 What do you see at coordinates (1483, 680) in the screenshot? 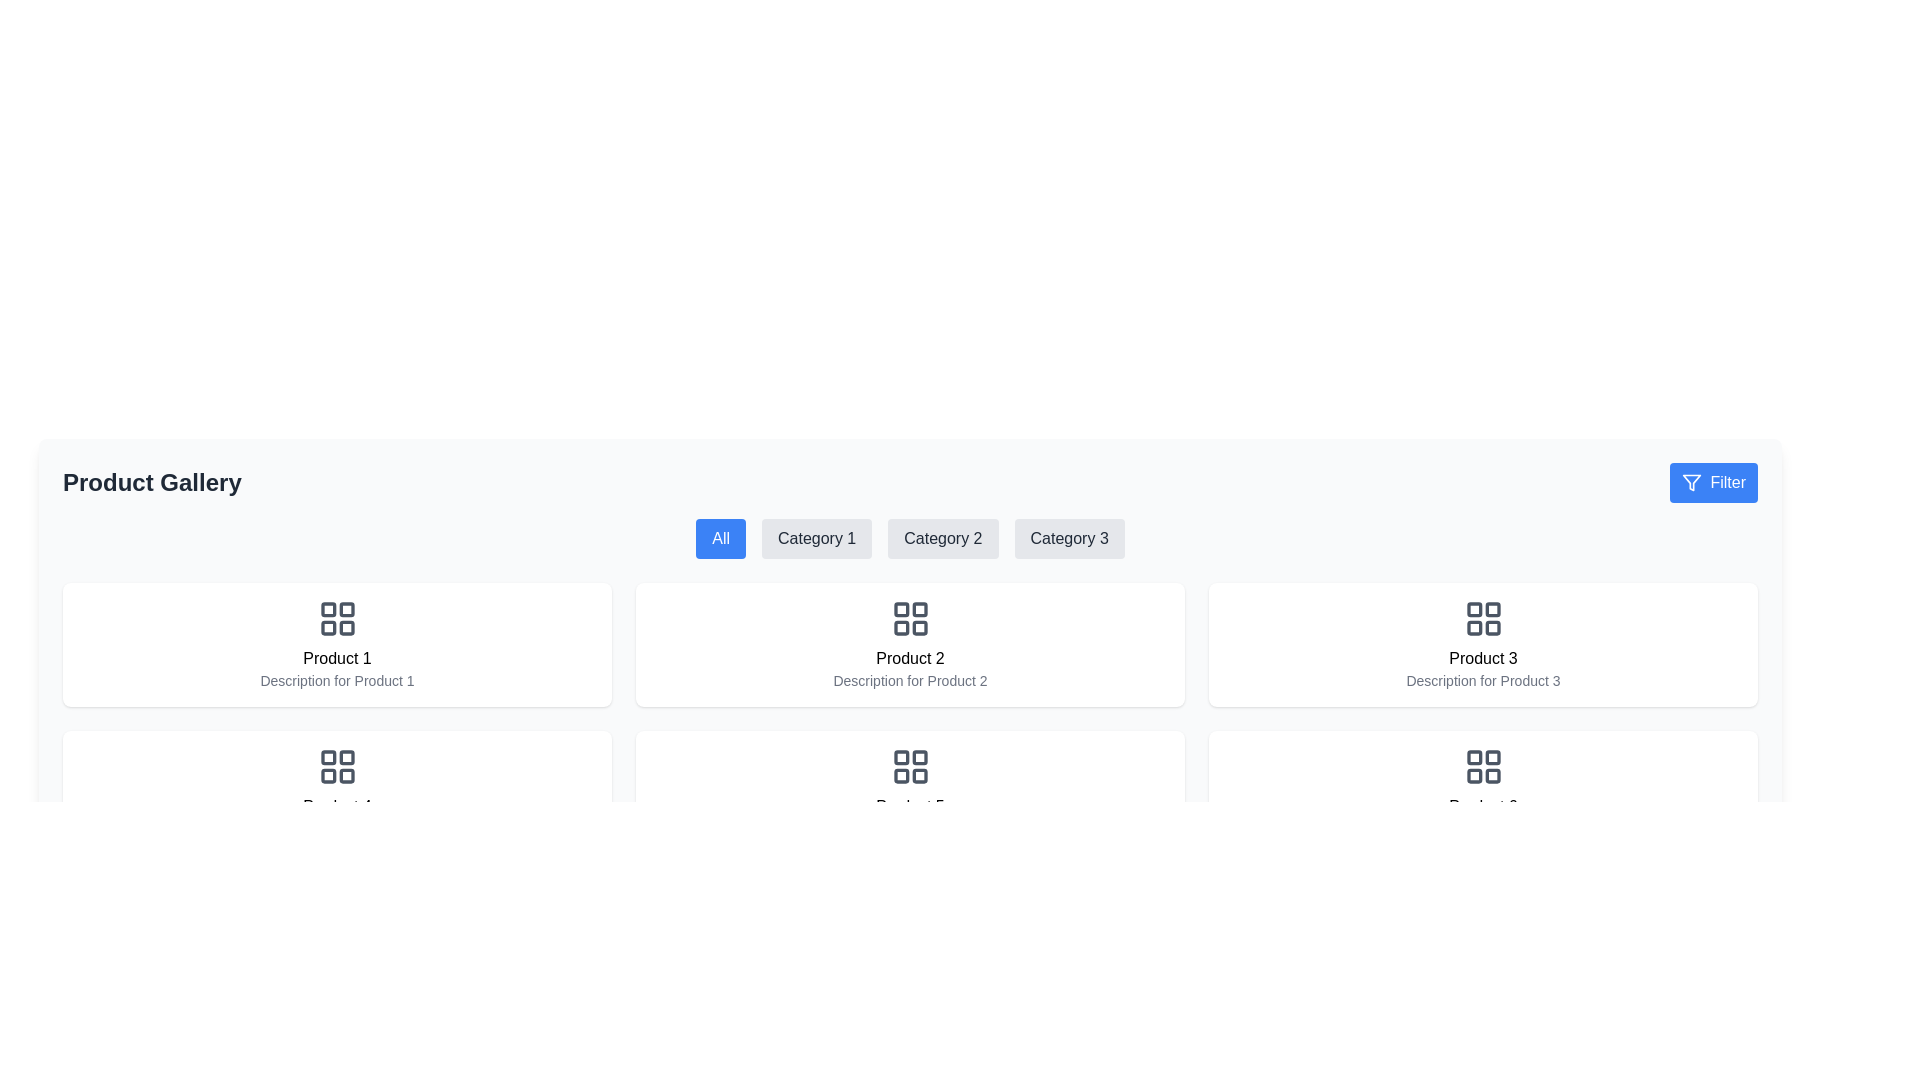
I see `text label displaying 'Description for Product 3', which is located below the title 'Product 3' in the product card for 'Product 3'` at bounding box center [1483, 680].